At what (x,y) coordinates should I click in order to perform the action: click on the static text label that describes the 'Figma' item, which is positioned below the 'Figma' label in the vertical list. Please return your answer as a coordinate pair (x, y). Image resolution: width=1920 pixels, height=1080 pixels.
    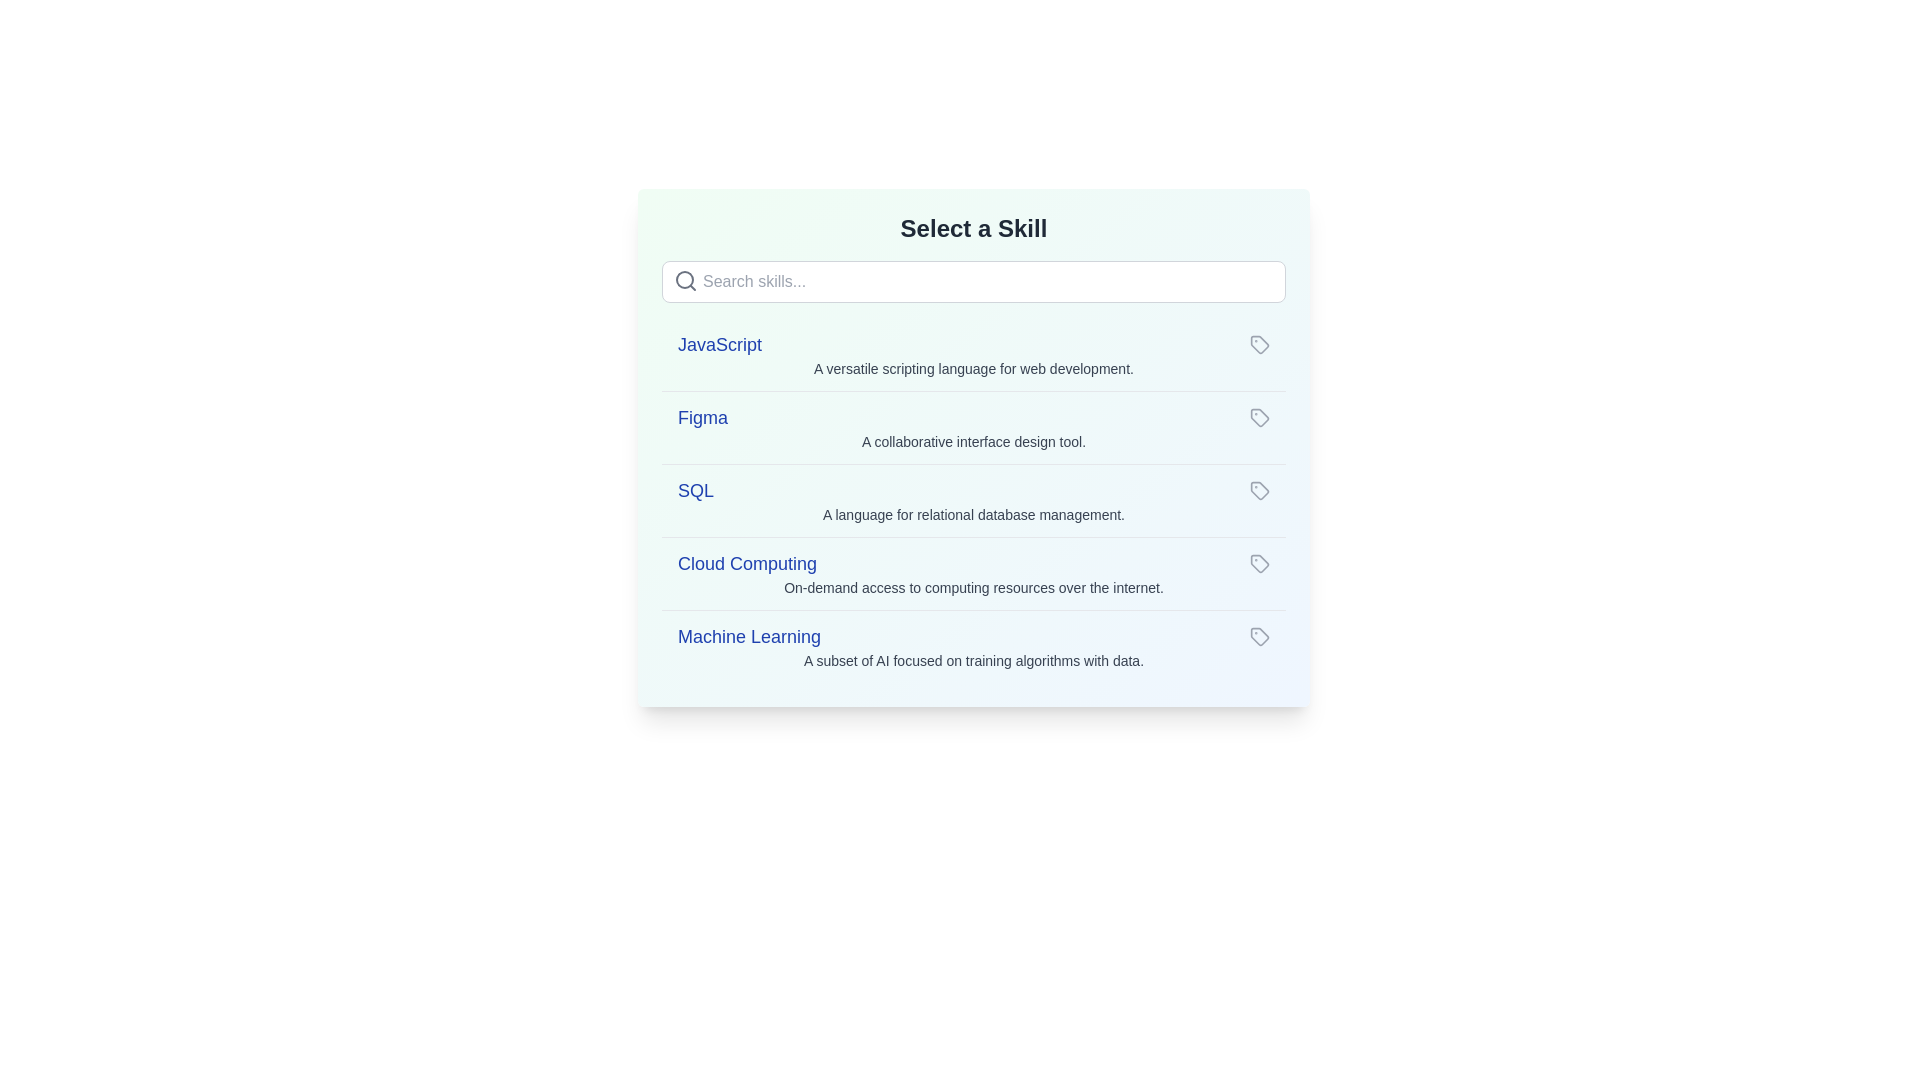
    Looking at the image, I should click on (974, 441).